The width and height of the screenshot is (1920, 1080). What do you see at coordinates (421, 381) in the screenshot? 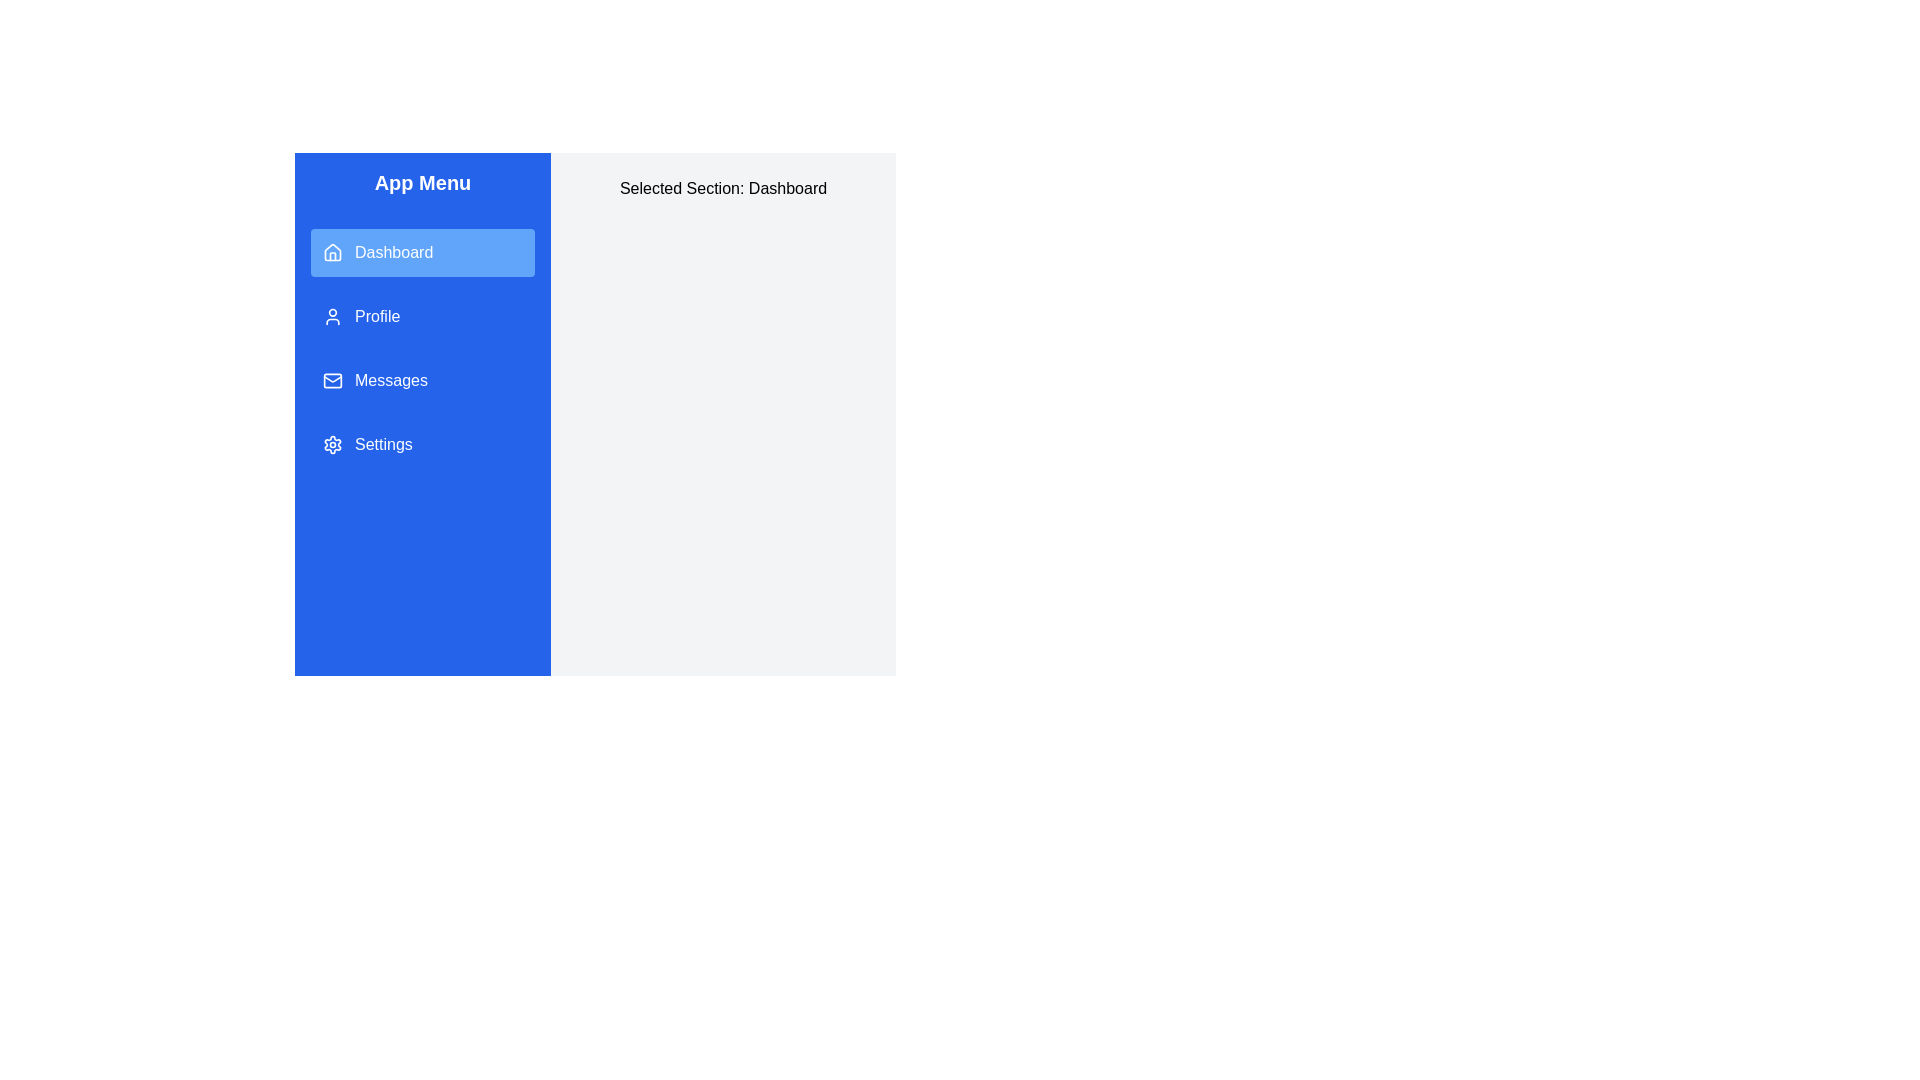
I see `the menu item Messages` at bounding box center [421, 381].